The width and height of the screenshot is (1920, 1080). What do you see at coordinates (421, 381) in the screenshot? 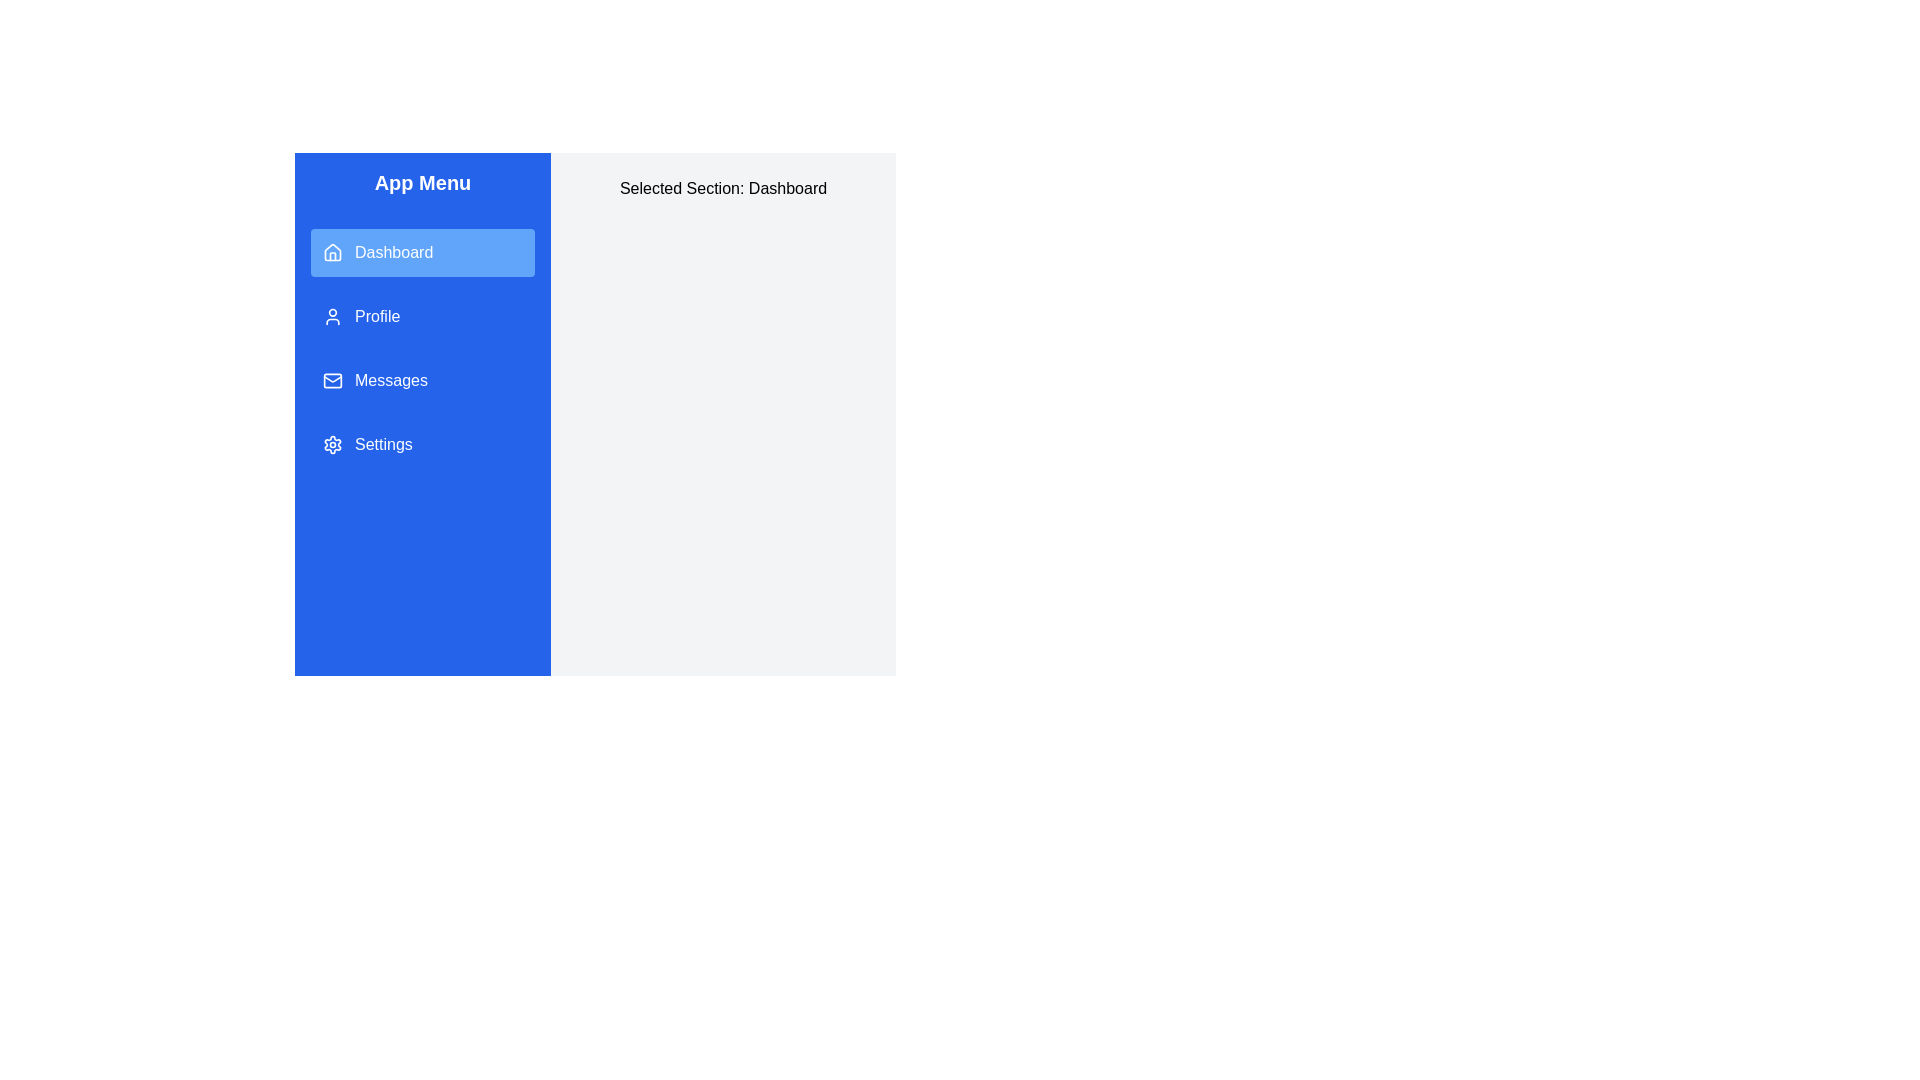
I see `the menu item Messages` at bounding box center [421, 381].